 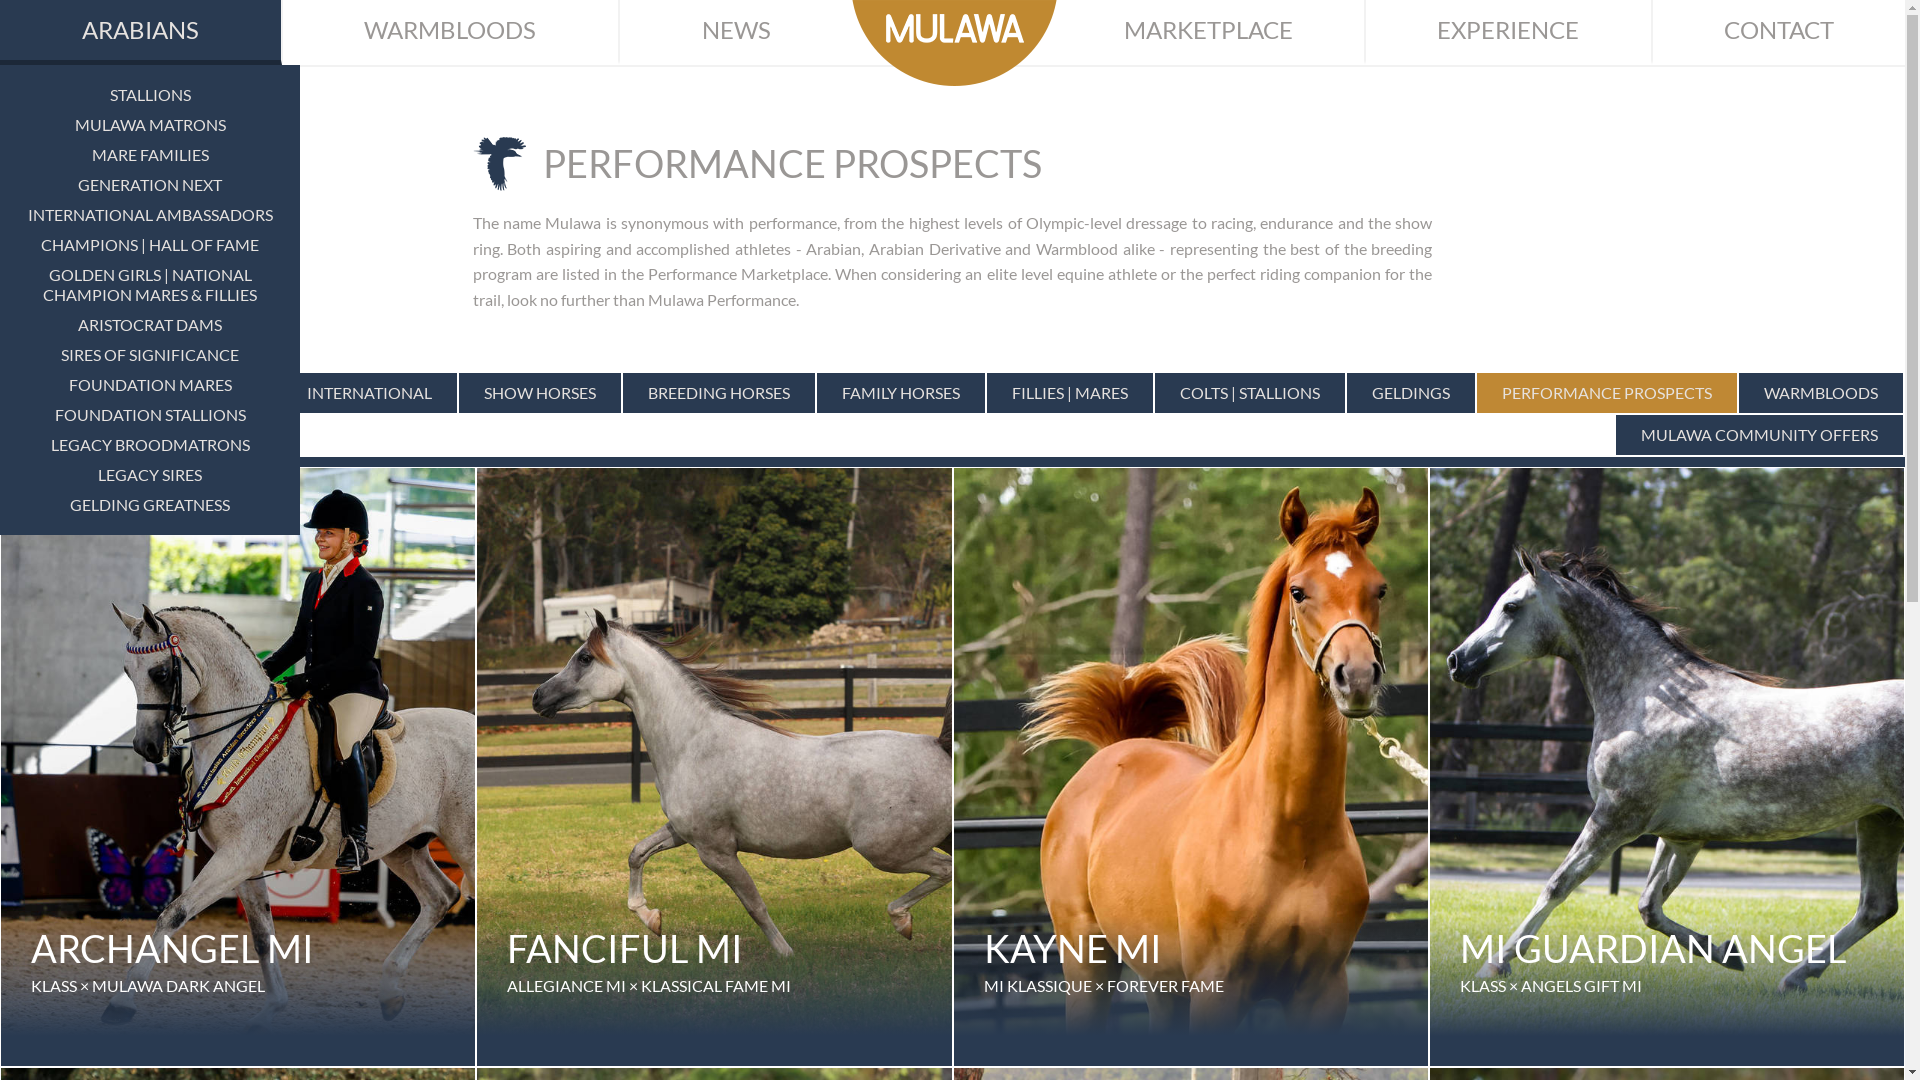 What do you see at coordinates (148, 244) in the screenshot?
I see `'CHAMPIONS | HALL OF FAME'` at bounding box center [148, 244].